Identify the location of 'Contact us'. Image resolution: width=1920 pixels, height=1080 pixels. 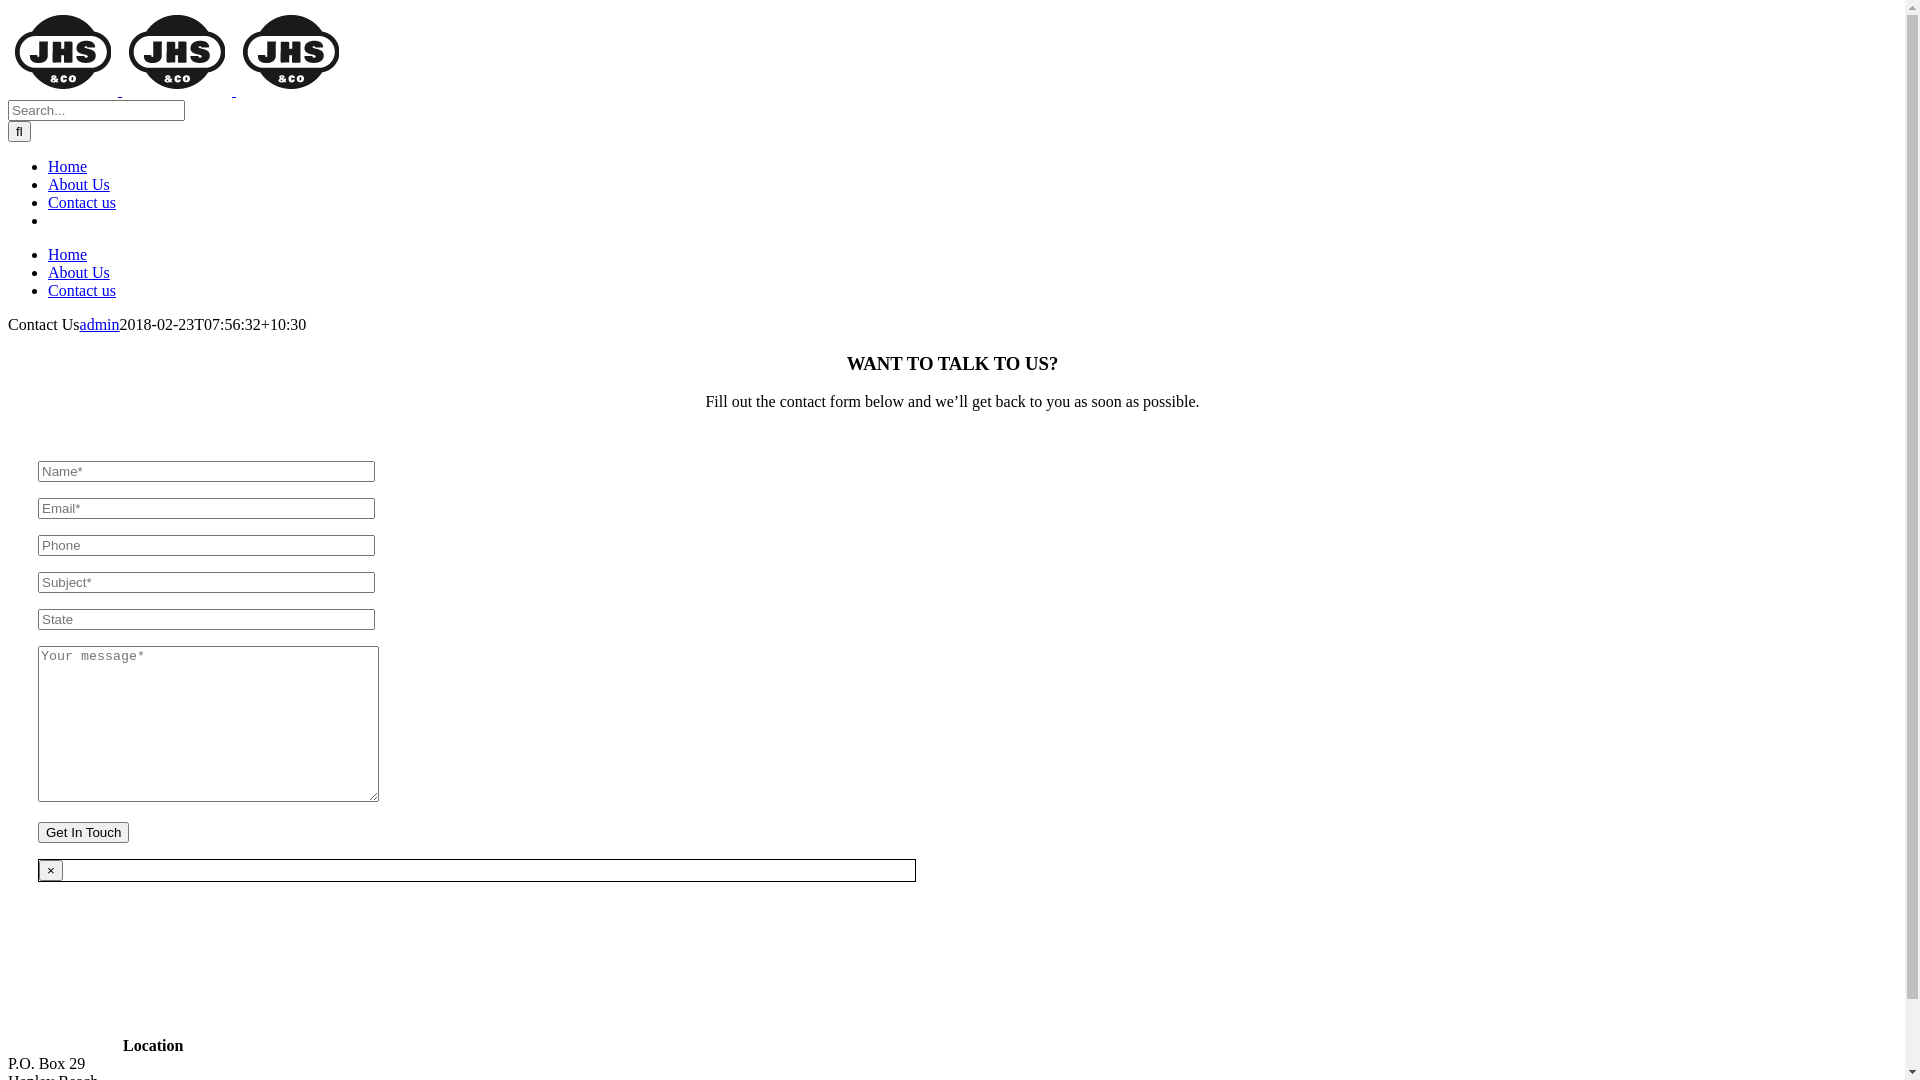
(80, 202).